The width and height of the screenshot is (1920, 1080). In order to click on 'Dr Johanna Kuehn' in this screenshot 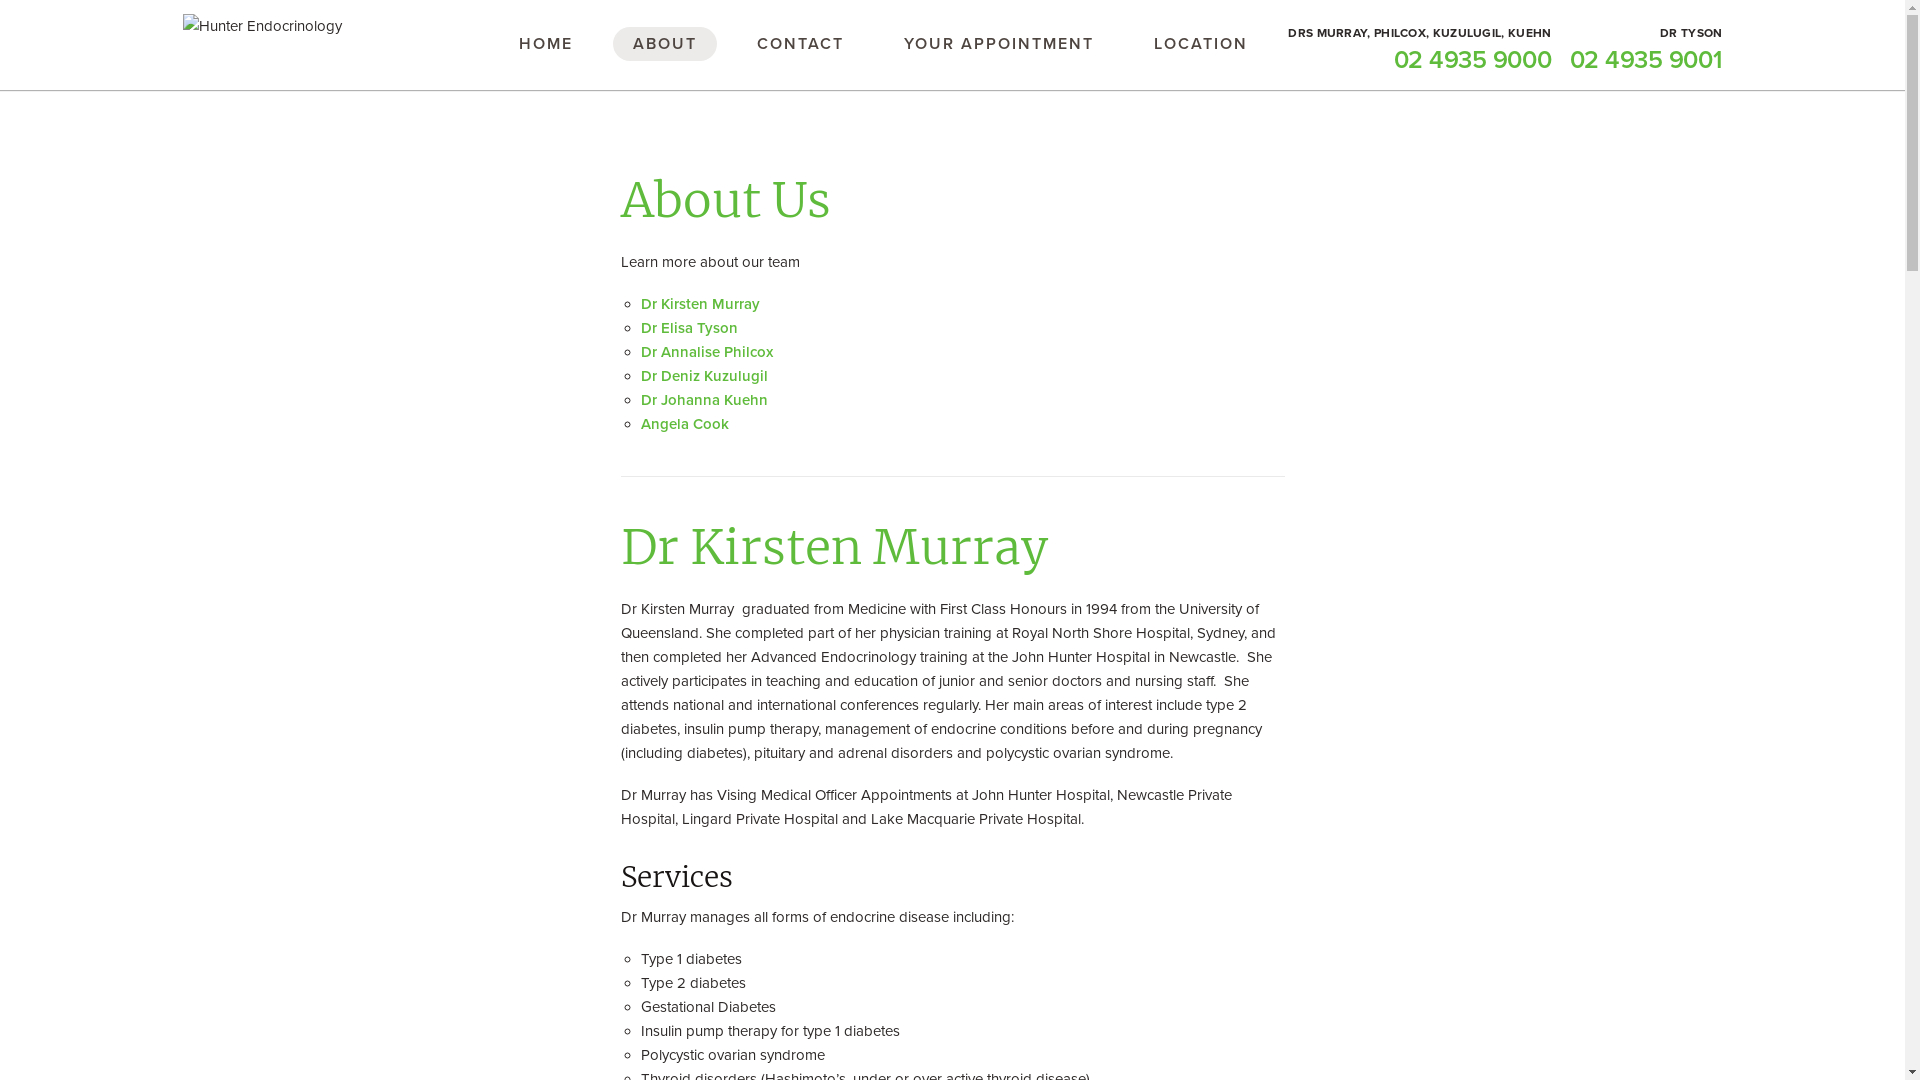, I will do `click(703, 400)`.